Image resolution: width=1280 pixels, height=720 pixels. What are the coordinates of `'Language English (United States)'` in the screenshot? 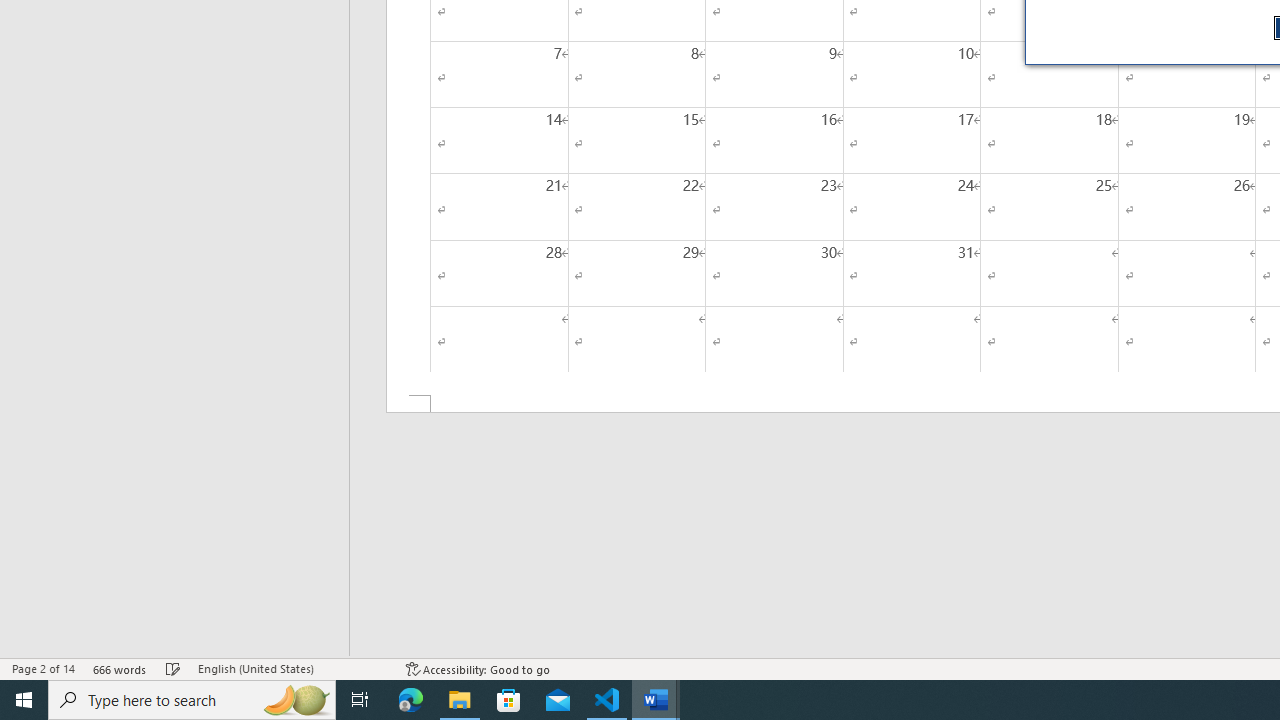 It's located at (291, 669).